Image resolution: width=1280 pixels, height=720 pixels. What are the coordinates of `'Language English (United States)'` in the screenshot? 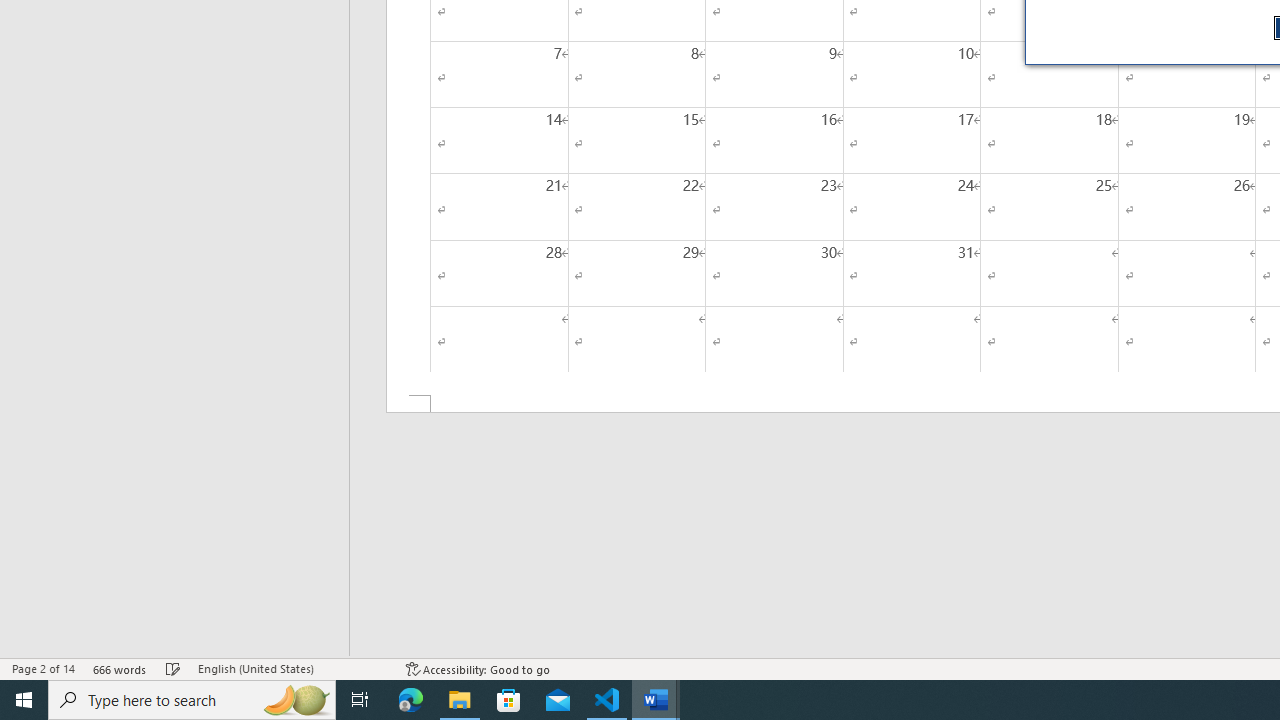 It's located at (291, 669).